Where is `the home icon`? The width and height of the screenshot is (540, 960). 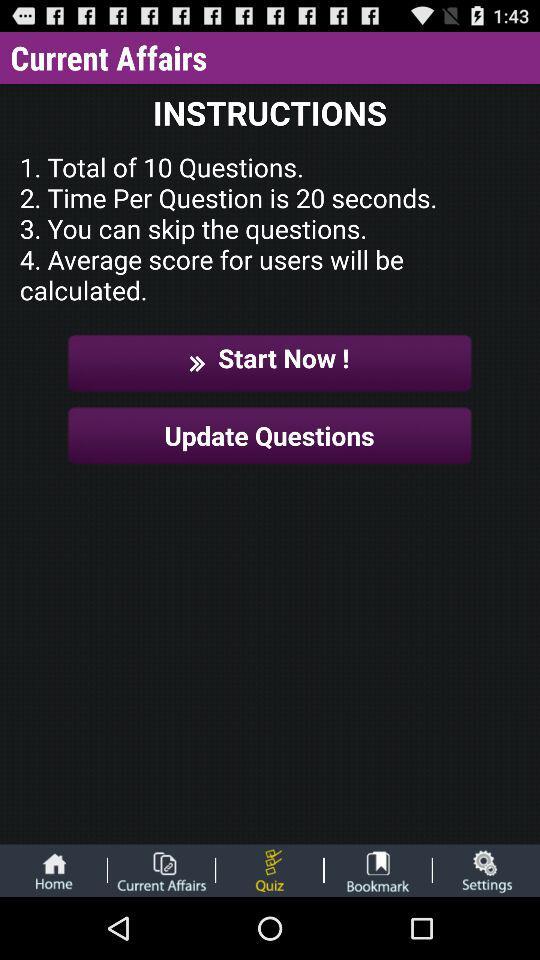 the home icon is located at coordinates (53, 931).